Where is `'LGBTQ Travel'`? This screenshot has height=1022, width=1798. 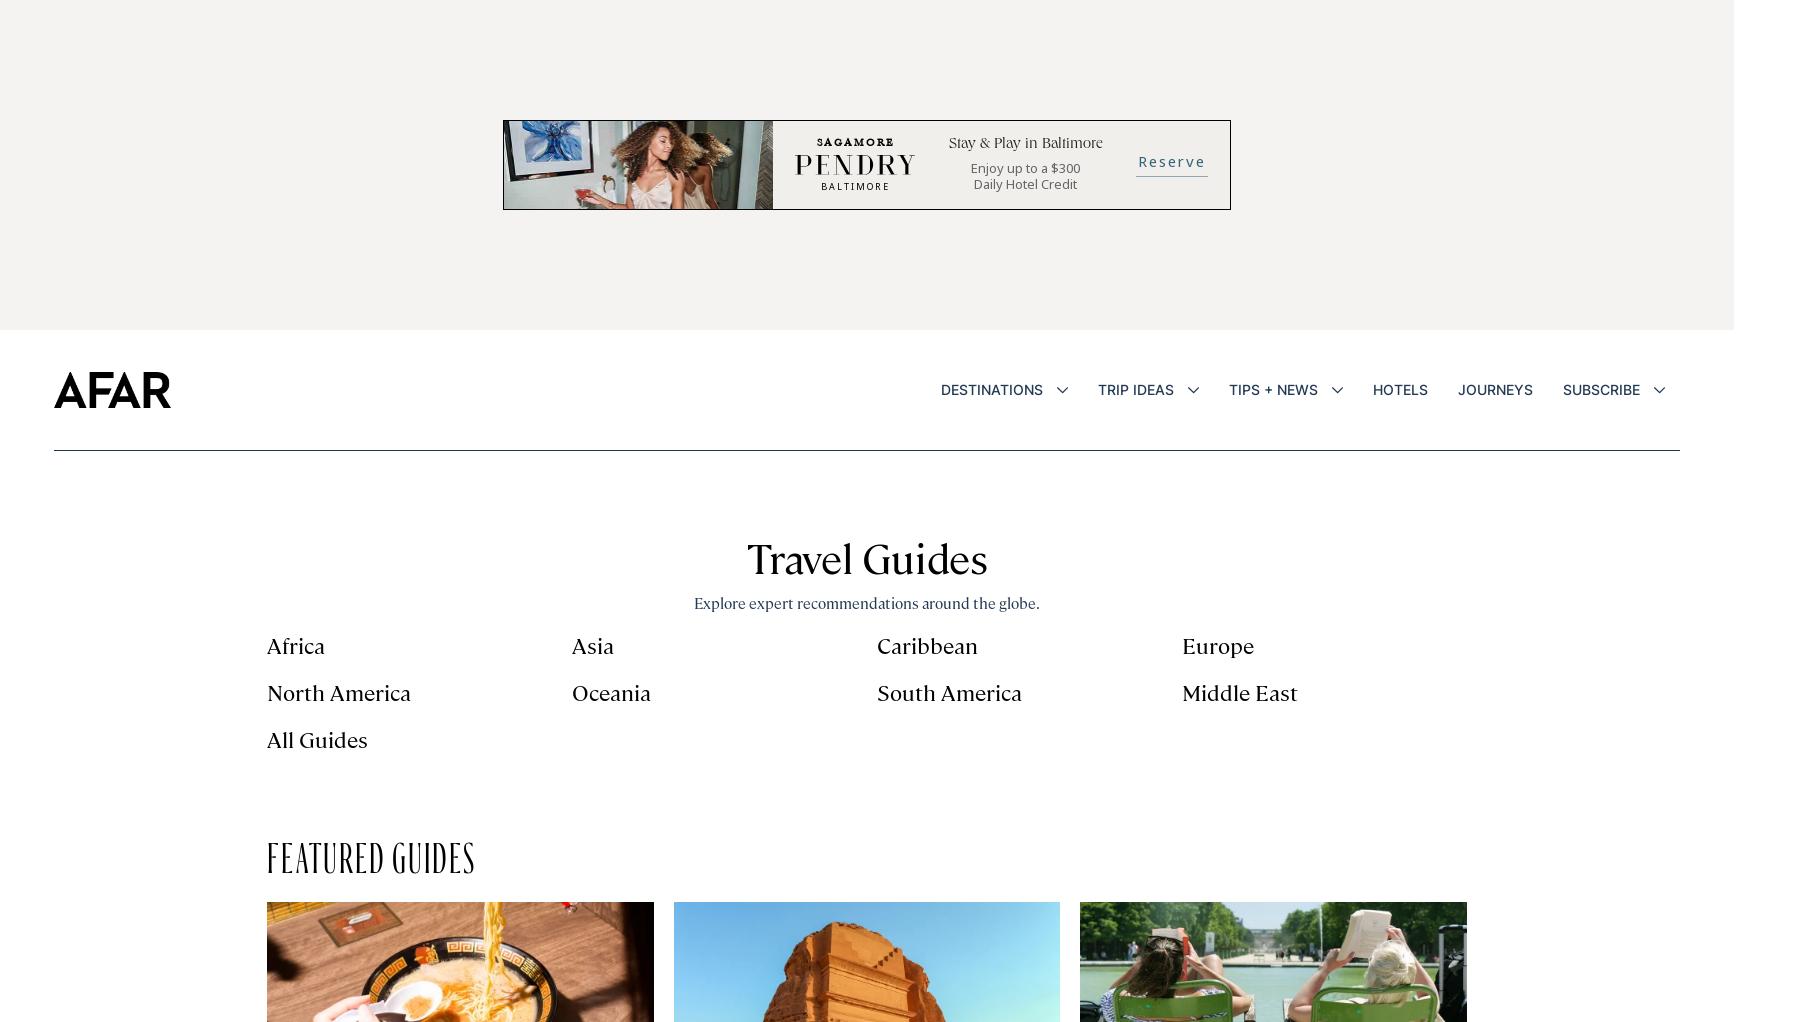 'LGBTQ Travel' is located at coordinates (1154, 778).